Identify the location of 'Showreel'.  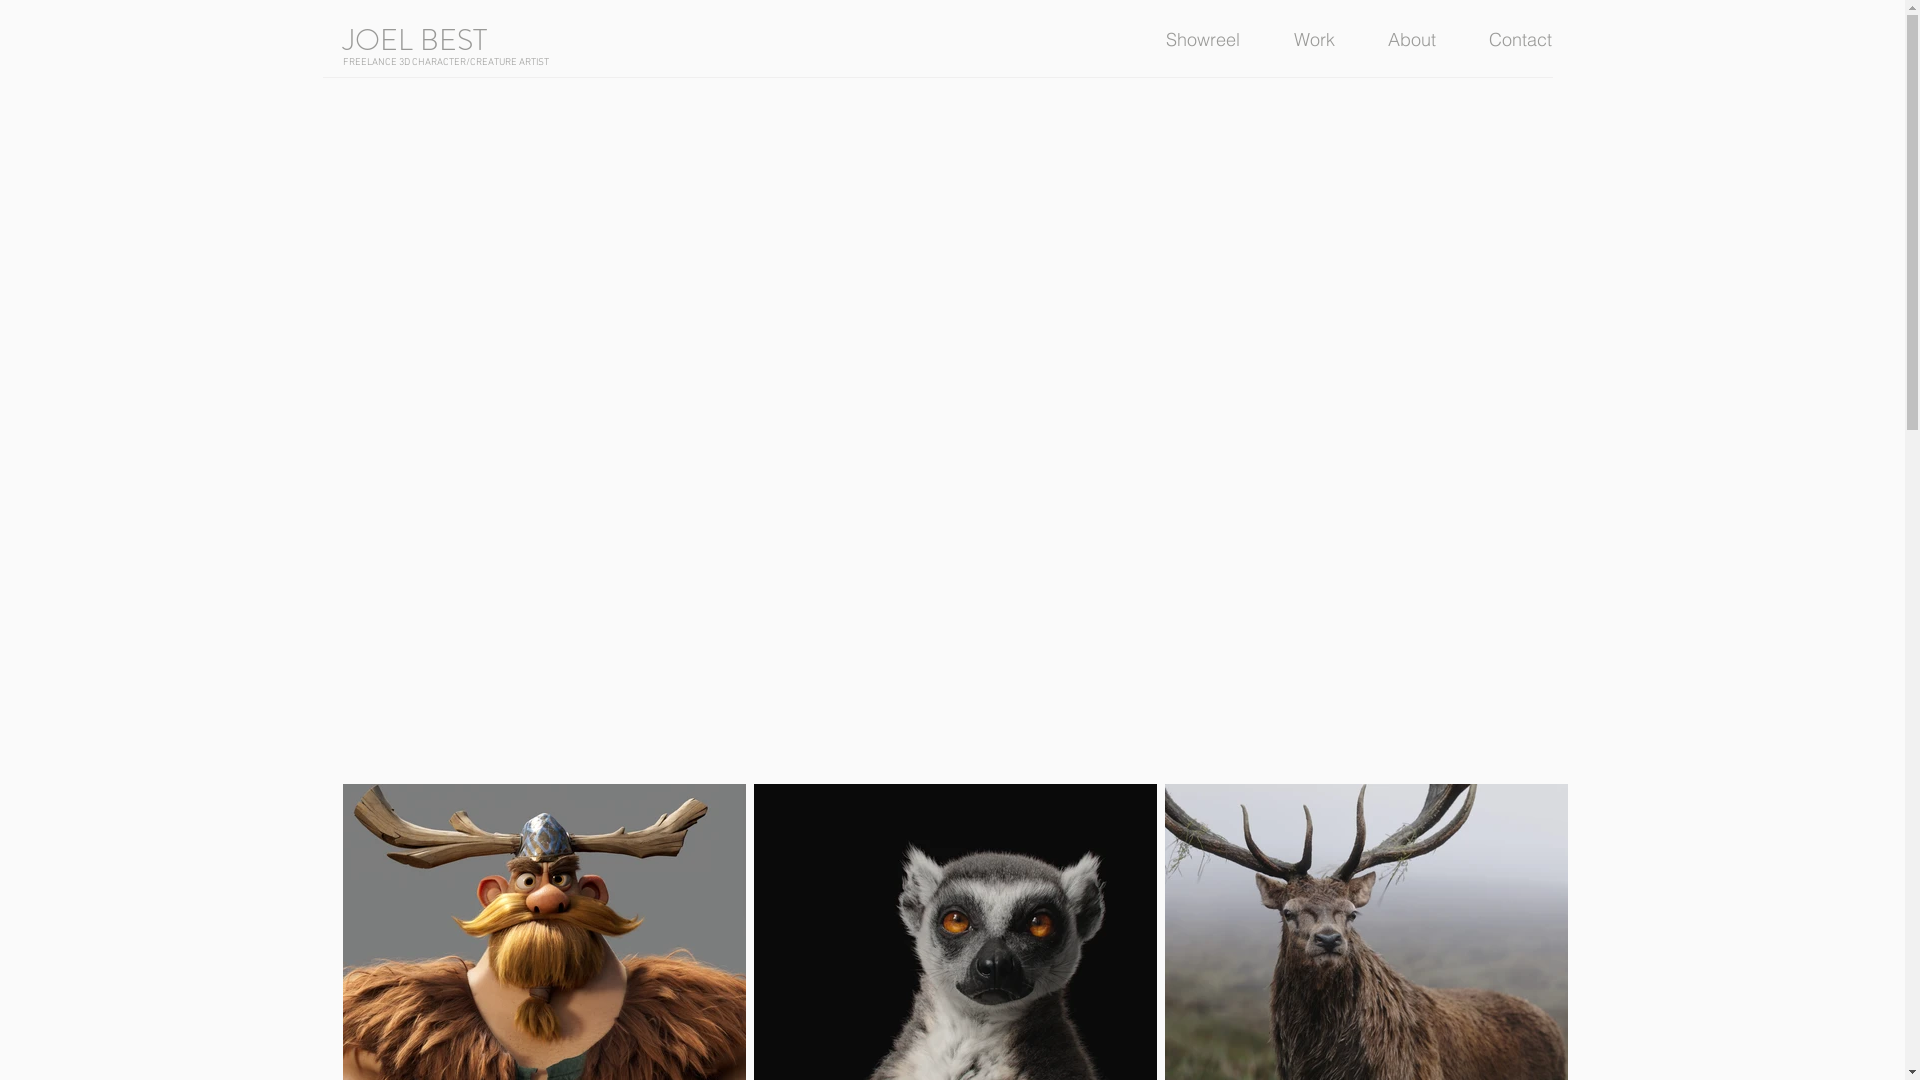
(1213, 39).